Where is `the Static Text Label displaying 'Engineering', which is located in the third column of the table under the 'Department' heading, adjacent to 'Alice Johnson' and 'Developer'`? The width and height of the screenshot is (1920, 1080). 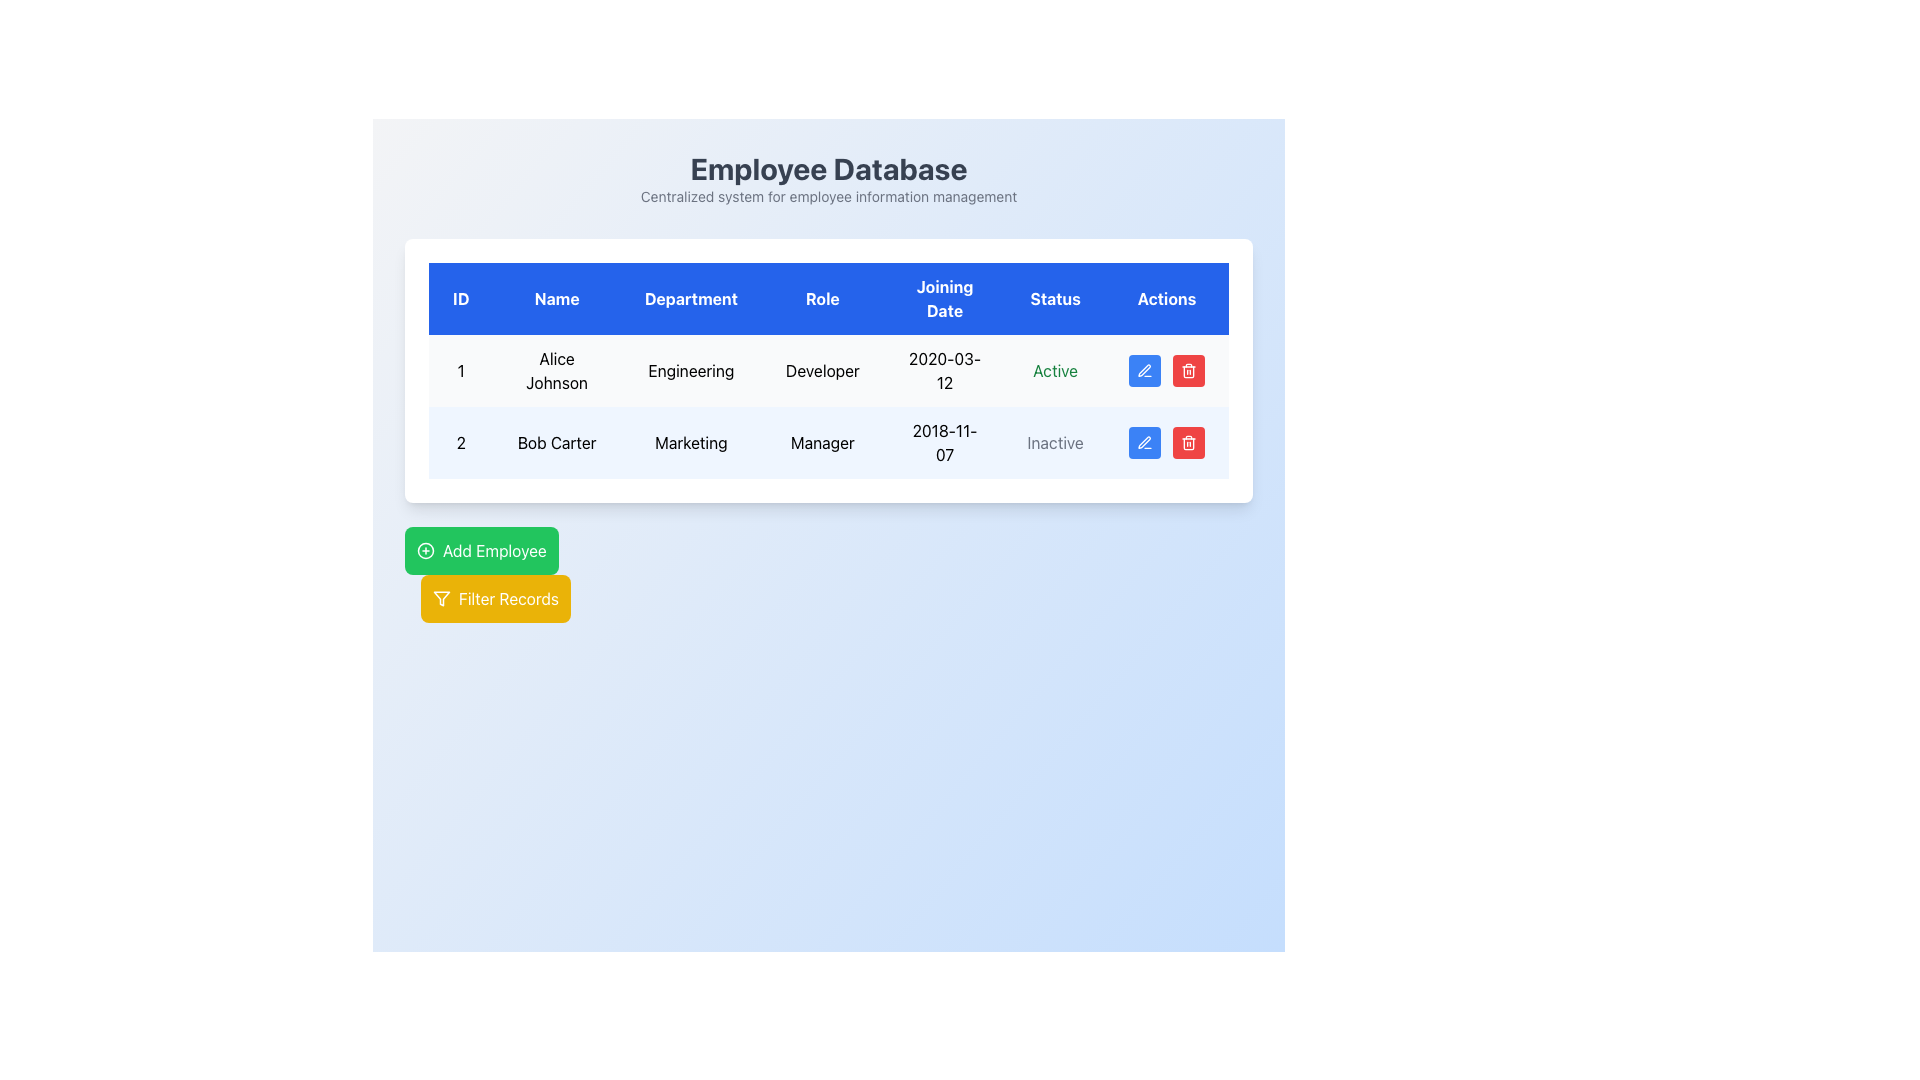 the Static Text Label displaying 'Engineering', which is located in the third column of the table under the 'Department' heading, adjacent to 'Alice Johnson' and 'Developer' is located at coordinates (691, 370).